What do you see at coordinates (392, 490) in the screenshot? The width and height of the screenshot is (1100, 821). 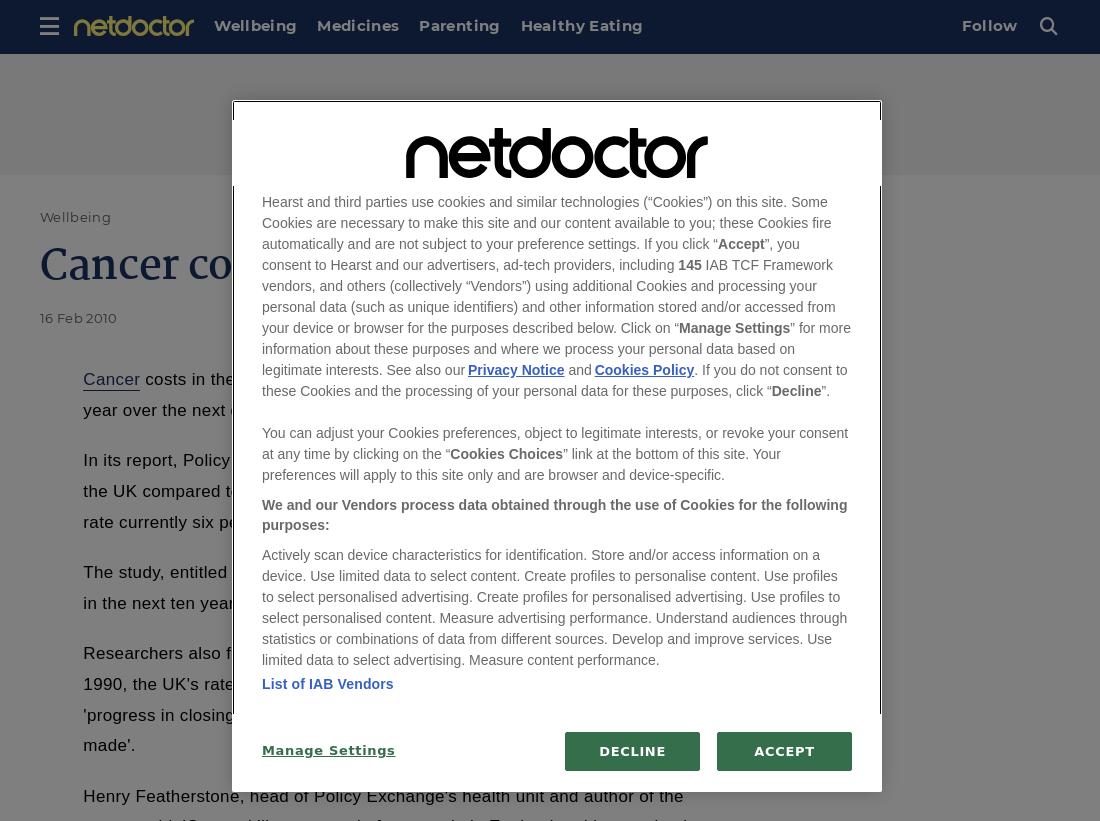 I see `'In its report, Policy Exchange said the gap in the mortality rate from cancer in the UK compared to the rest of Europe needed to be closed, with the UK death rate currently six per cent higher than the average.'` at bounding box center [392, 490].